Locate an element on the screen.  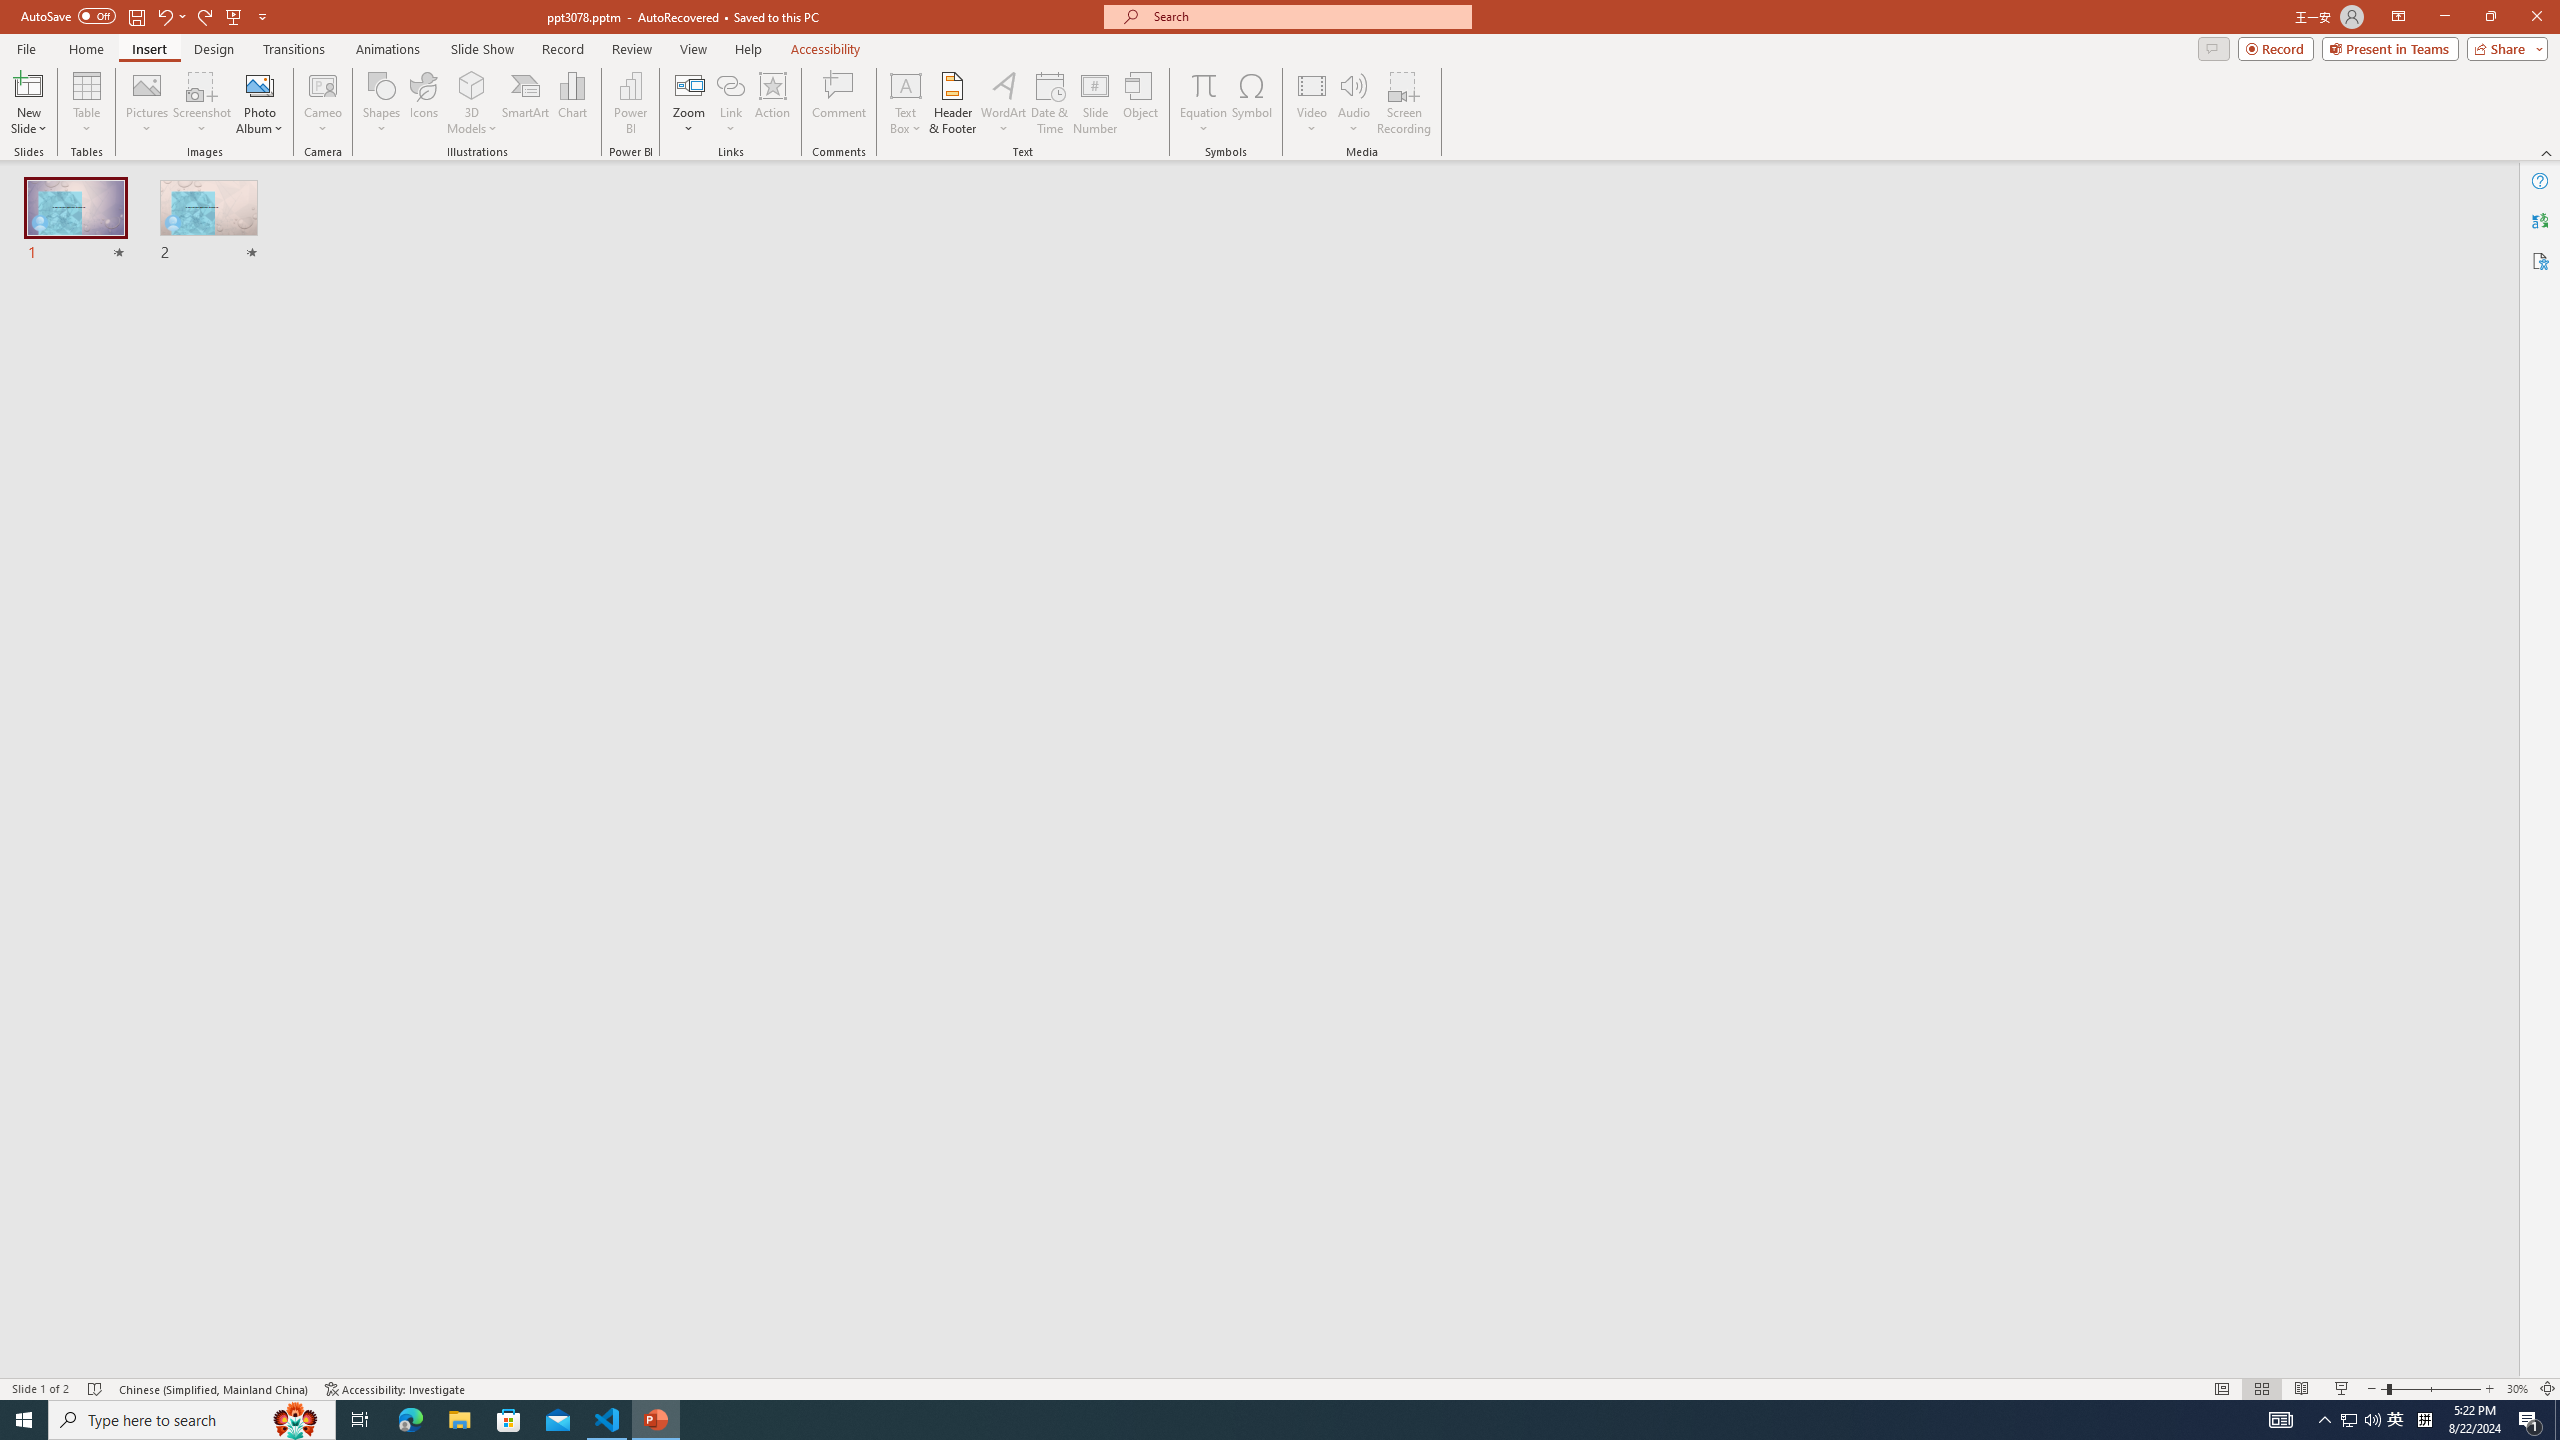
'Spell Check No Errors' is located at coordinates (95, 1389).